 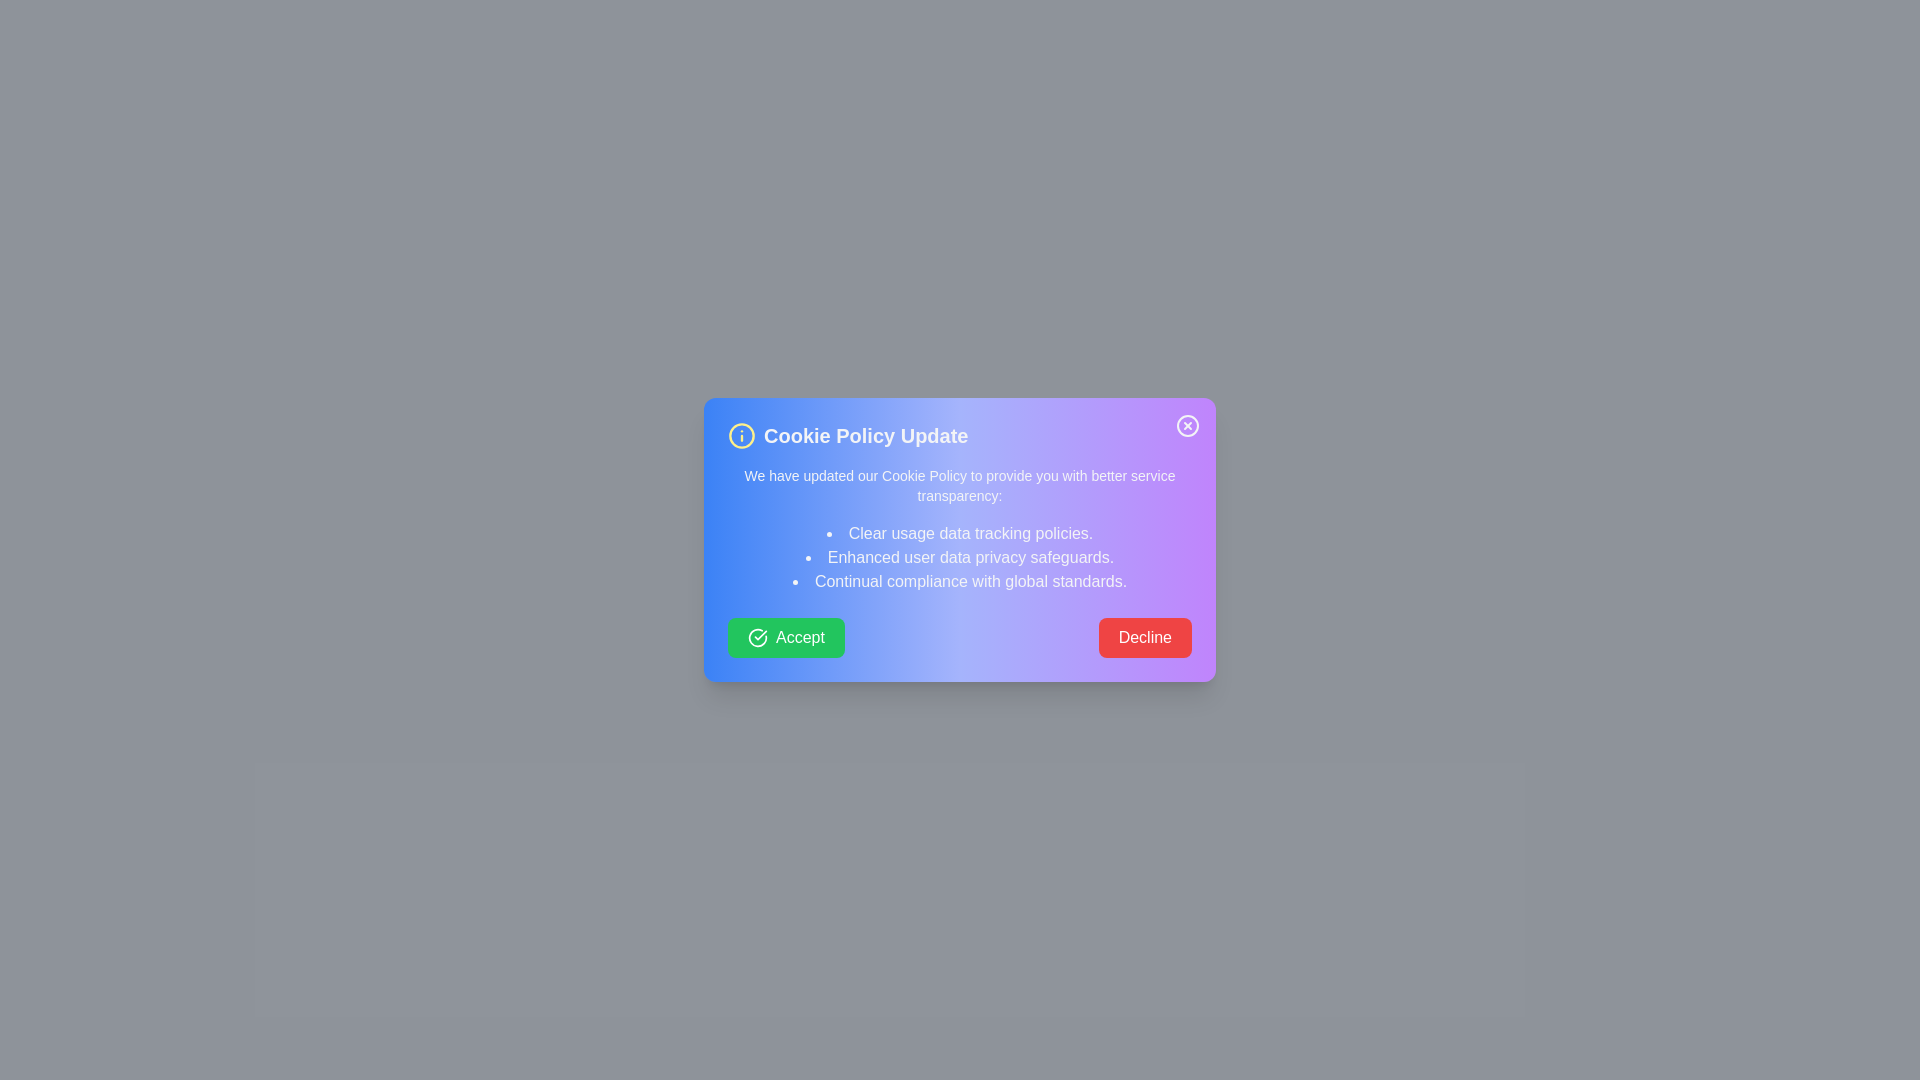 What do you see at coordinates (1145, 637) in the screenshot?
I see `the decline button to decline the policy` at bounding box center [1145, 637].